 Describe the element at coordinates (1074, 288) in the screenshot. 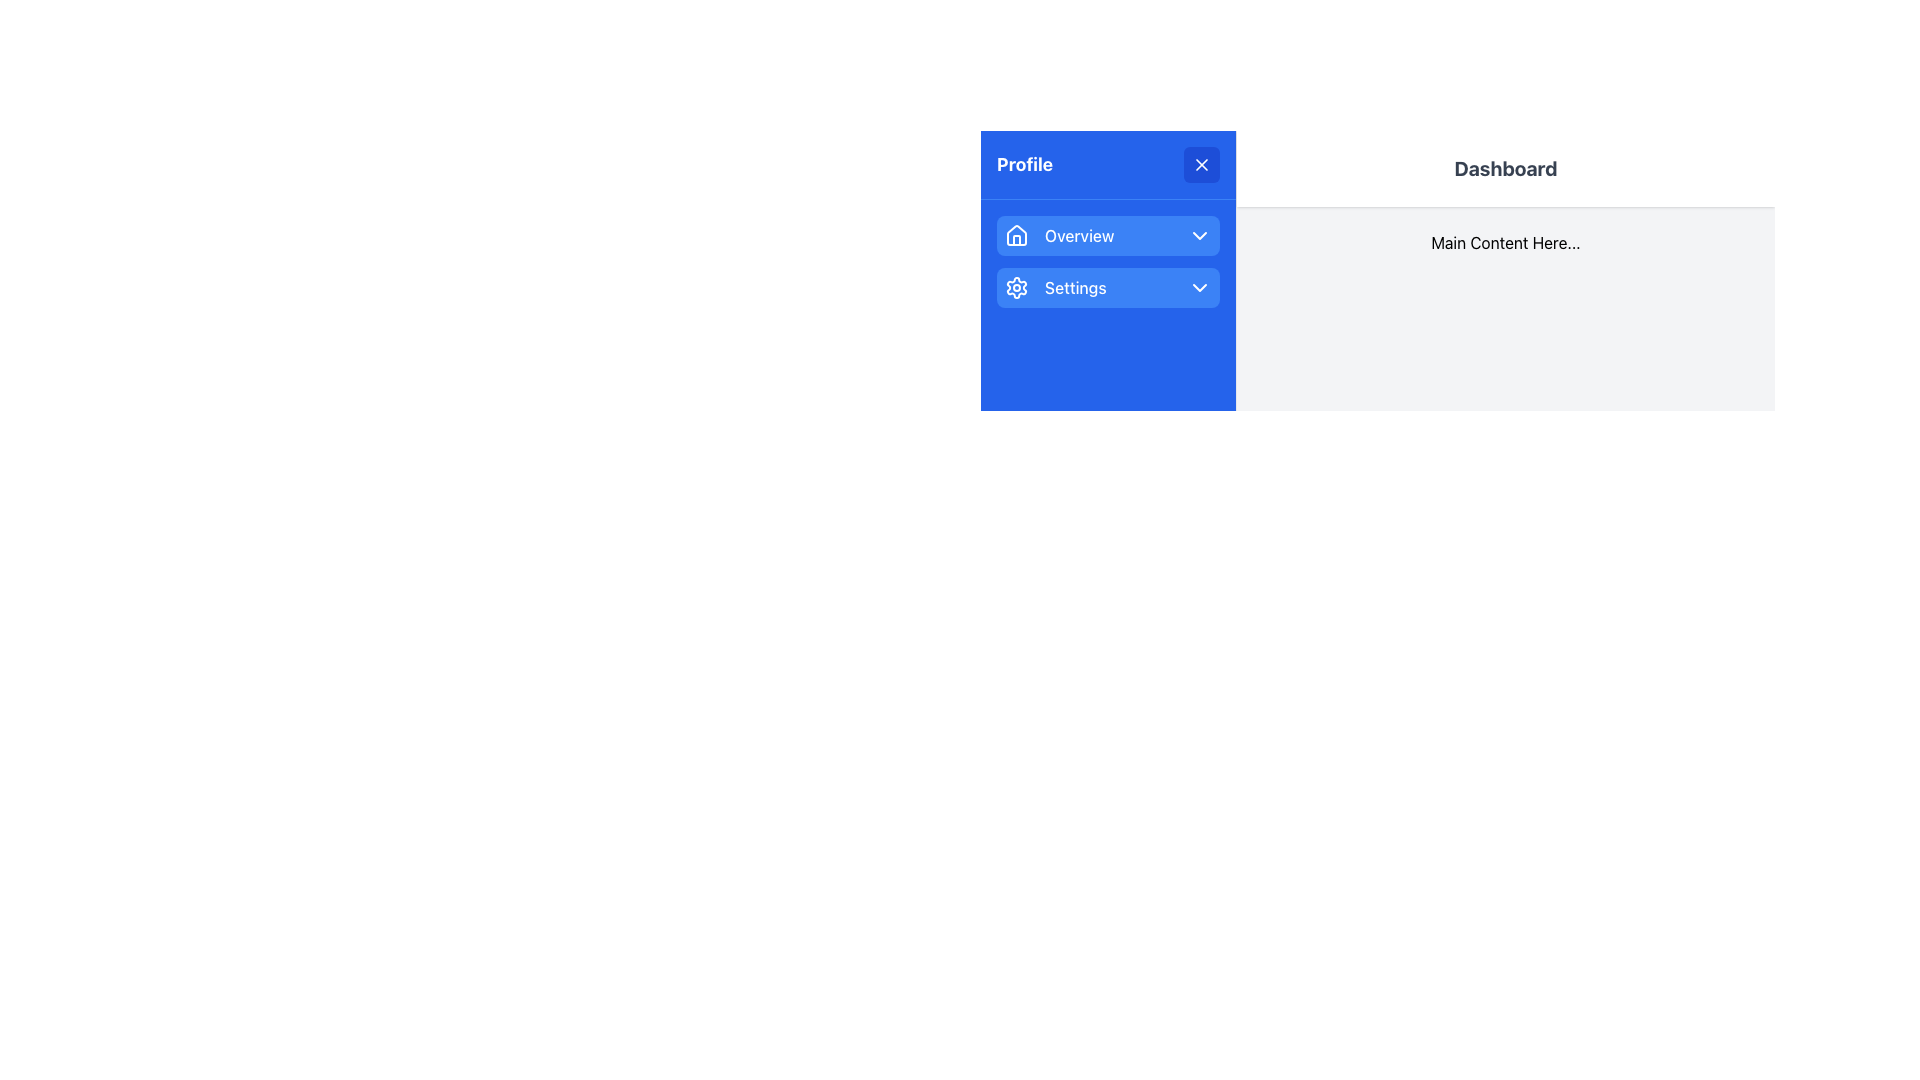

I see `the 'Settings' label element, which is a bold text label part of a vertical navigation menu under the 'Profile' section and located to the right of a cog wheel icon` at that location.